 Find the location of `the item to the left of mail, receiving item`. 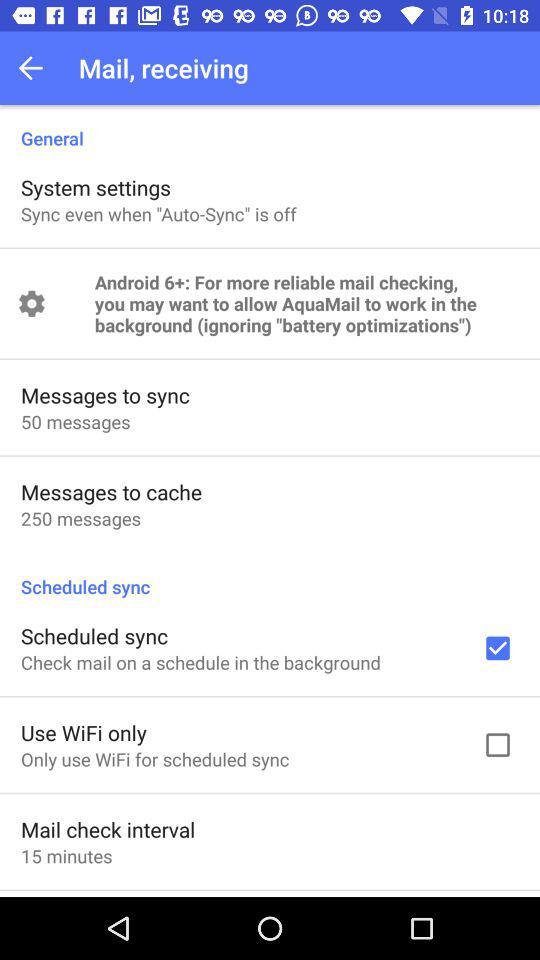

the item to the left of mail, receiving item is located at coordinates (36, 68).